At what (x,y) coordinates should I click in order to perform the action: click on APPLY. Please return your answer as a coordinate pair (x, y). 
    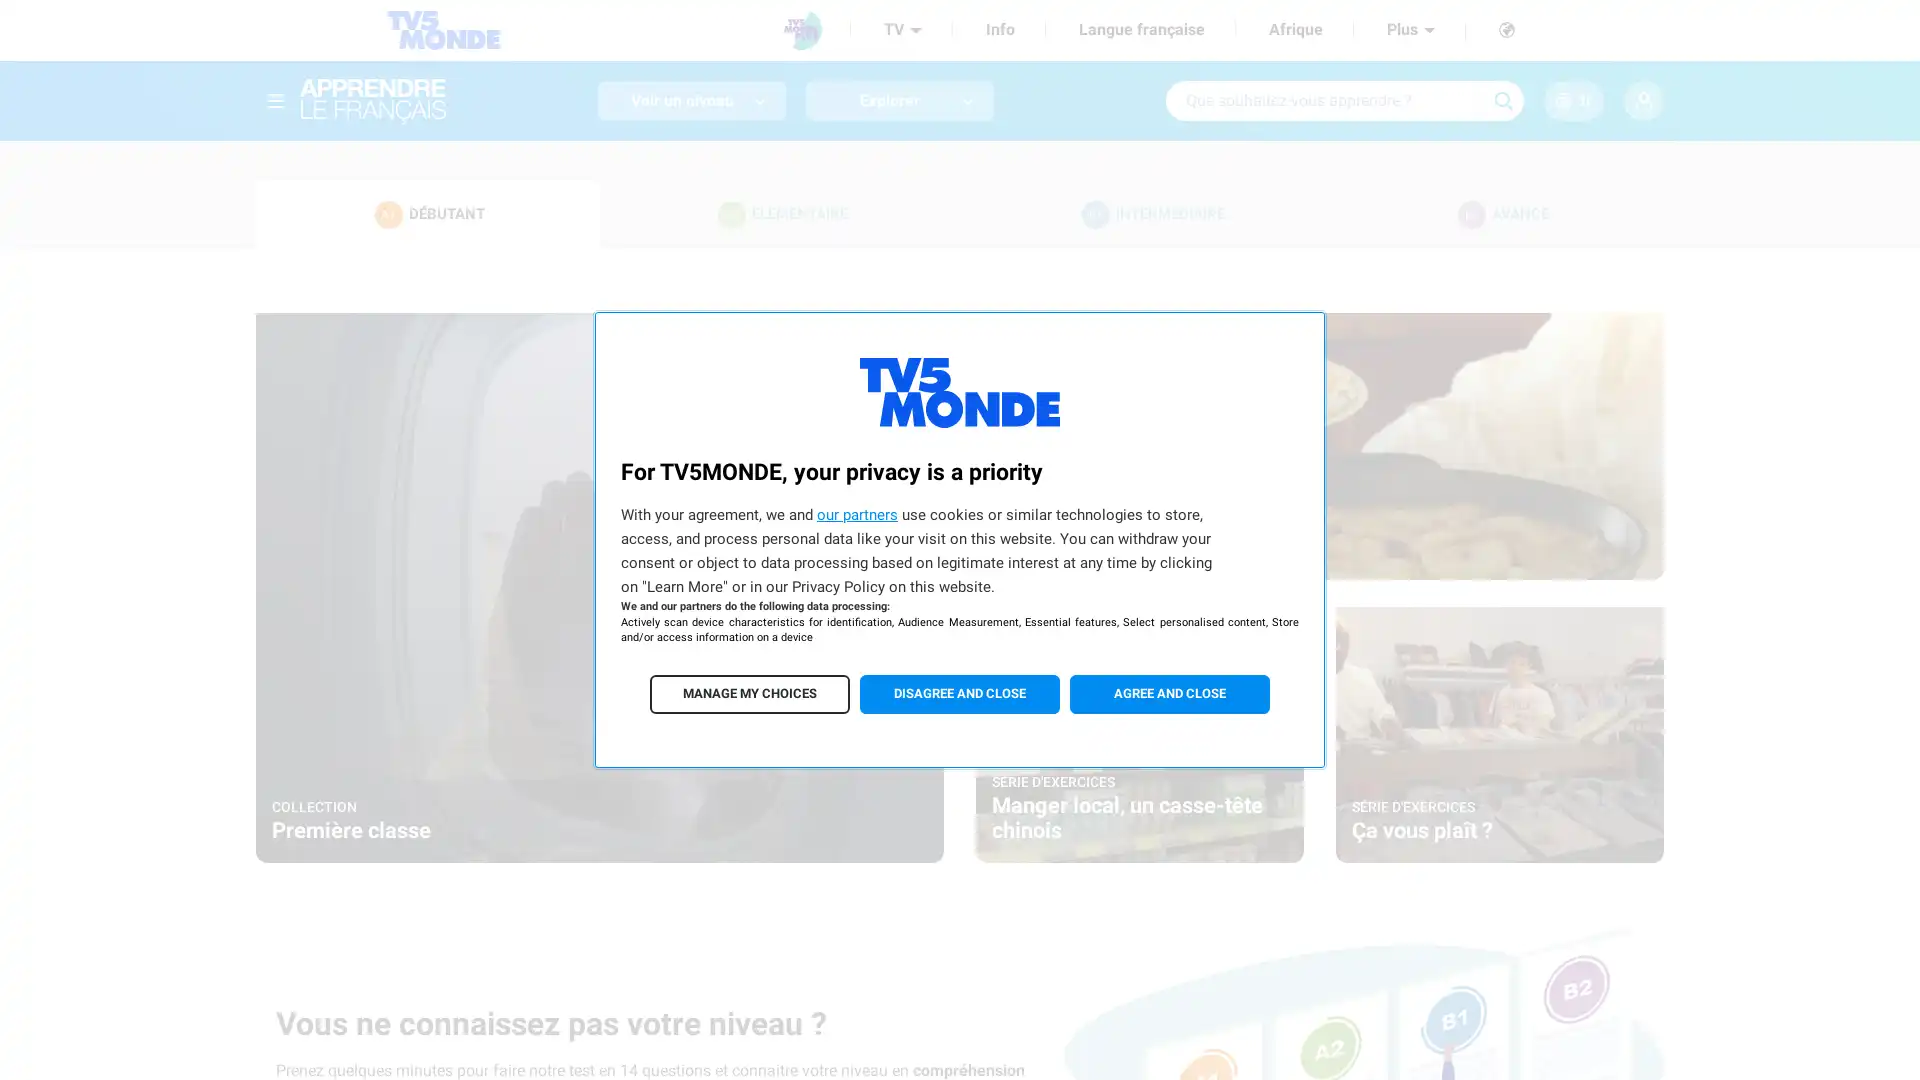
    Looking at the image, I should click on (1503, 100).